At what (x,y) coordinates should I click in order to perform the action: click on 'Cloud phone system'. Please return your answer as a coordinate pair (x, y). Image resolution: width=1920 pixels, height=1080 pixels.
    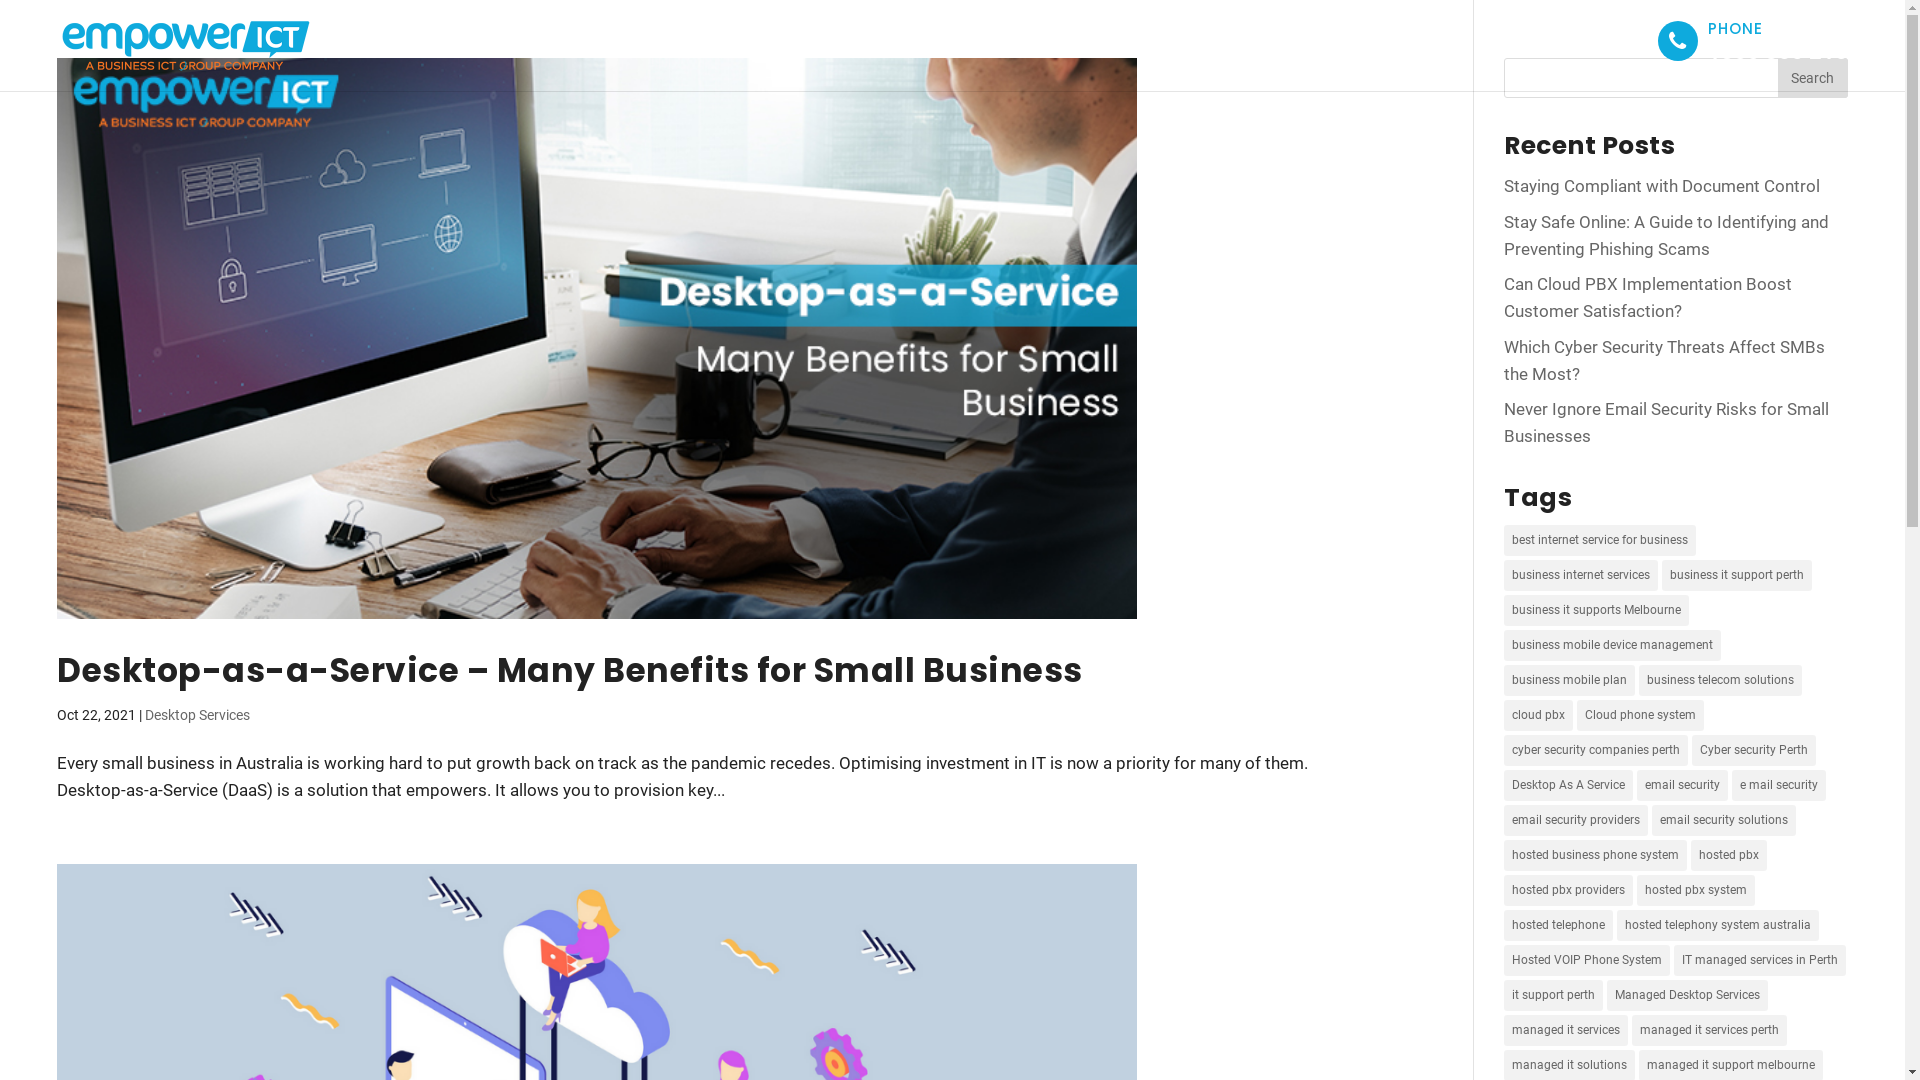
    Looking at the image, I should click on (1576, 714).